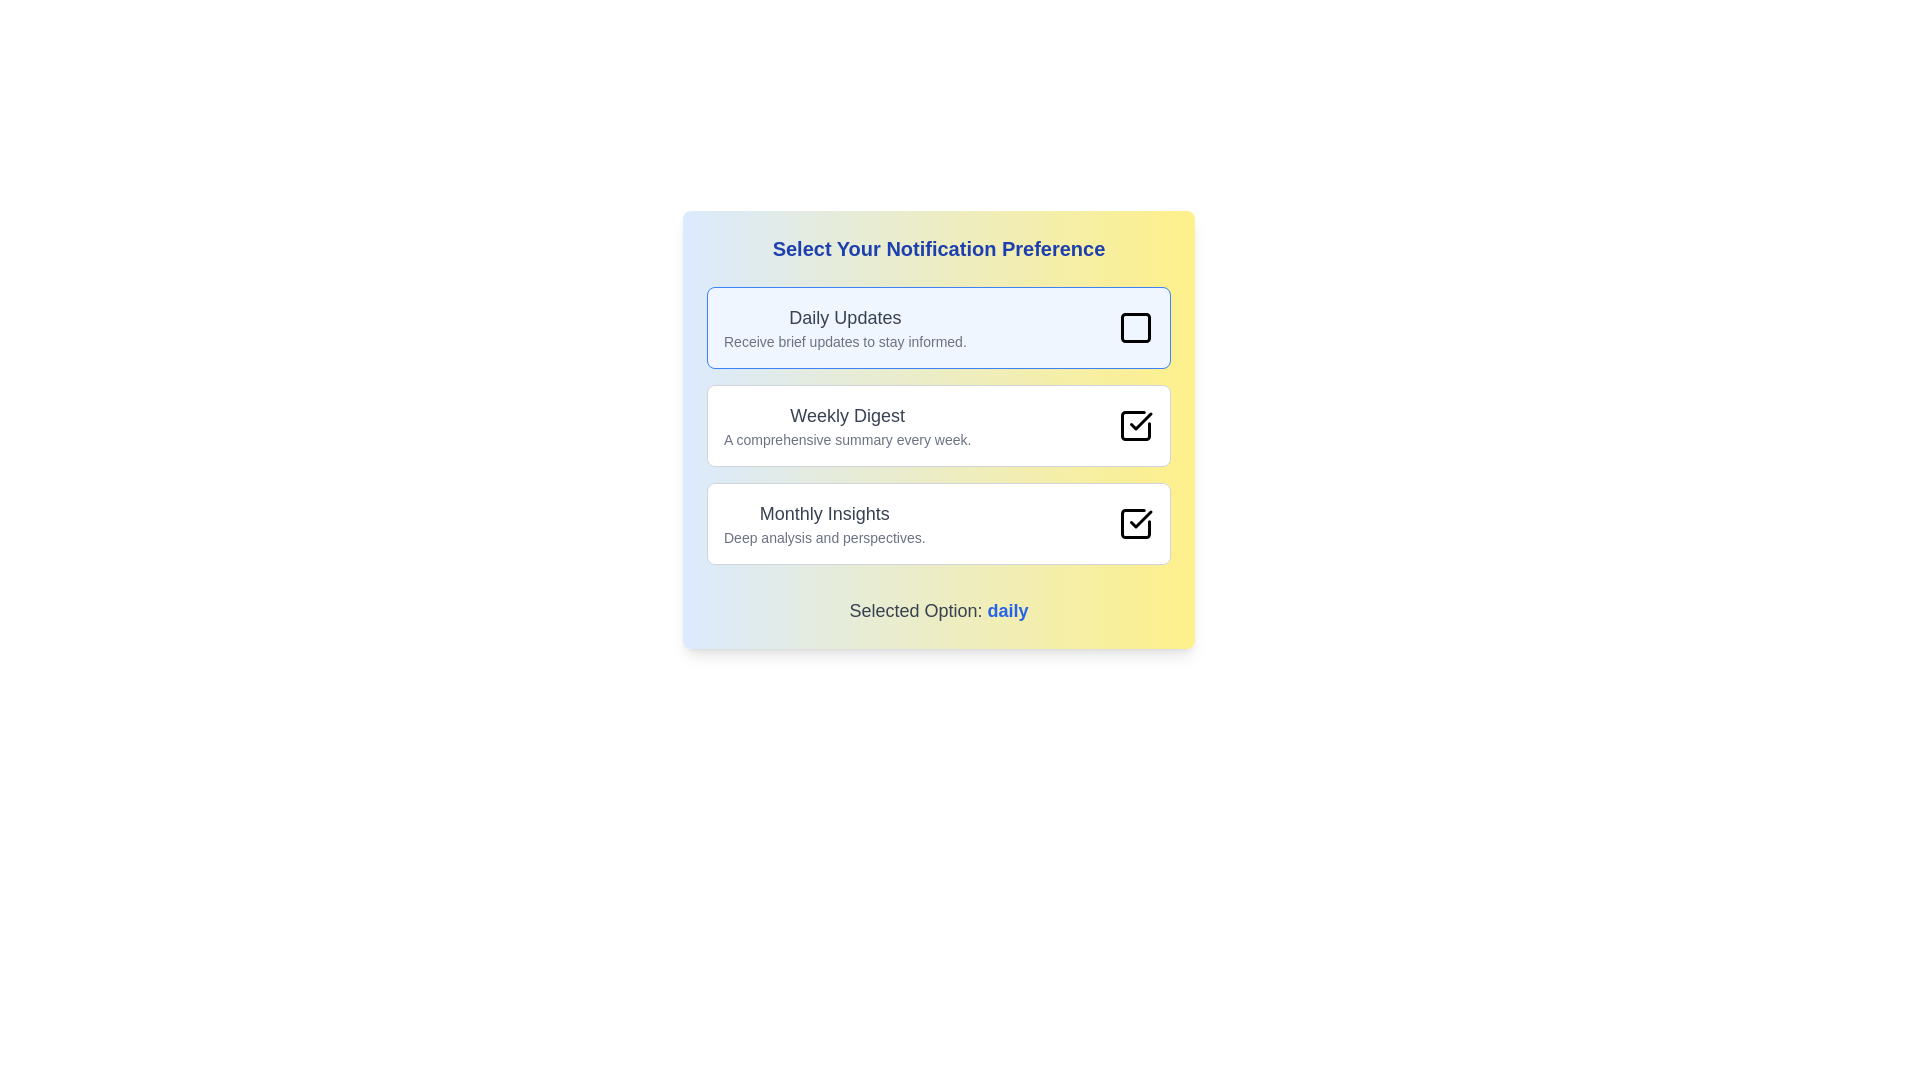  Describe the element at coordinates (824, 523) in the screenshot. I see `the 'Monthly Insights' option for selection` at that location.